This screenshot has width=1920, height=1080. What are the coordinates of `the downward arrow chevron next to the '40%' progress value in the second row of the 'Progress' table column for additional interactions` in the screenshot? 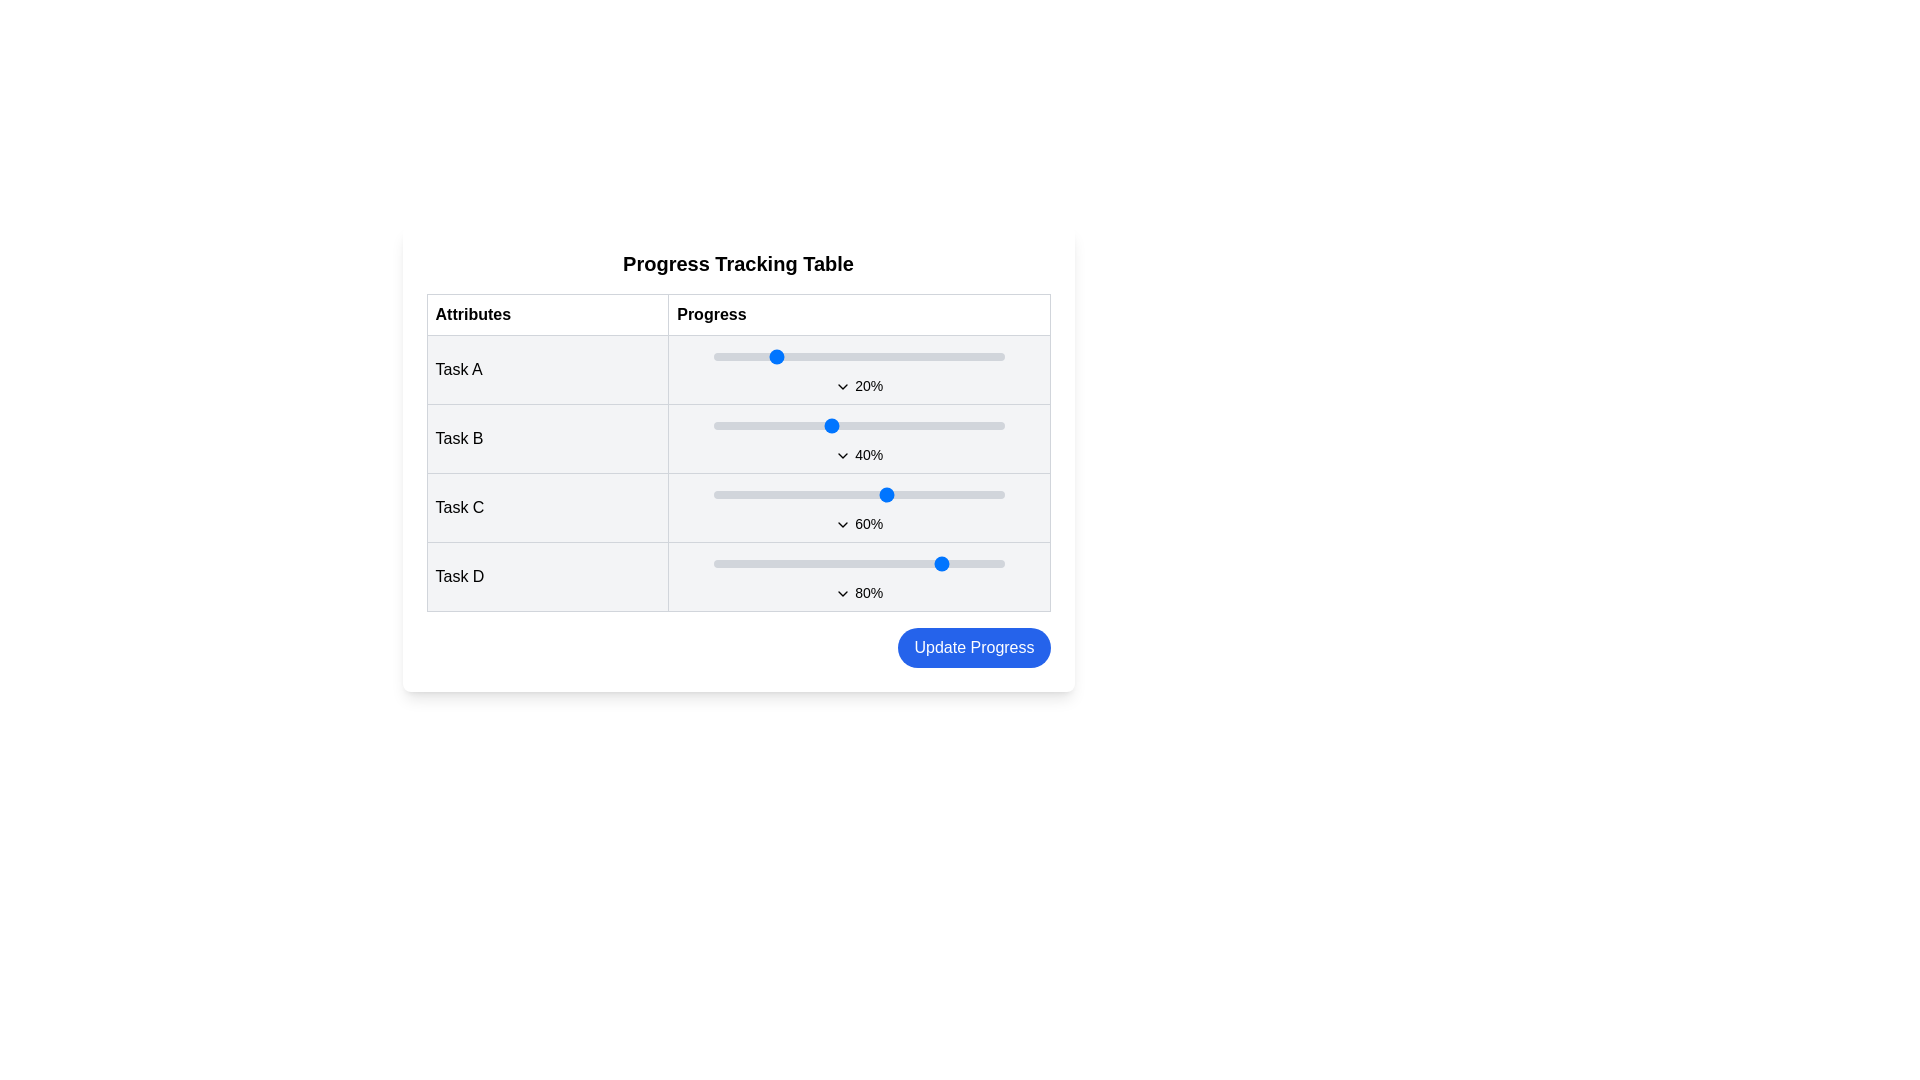 It's located at (843, 456).